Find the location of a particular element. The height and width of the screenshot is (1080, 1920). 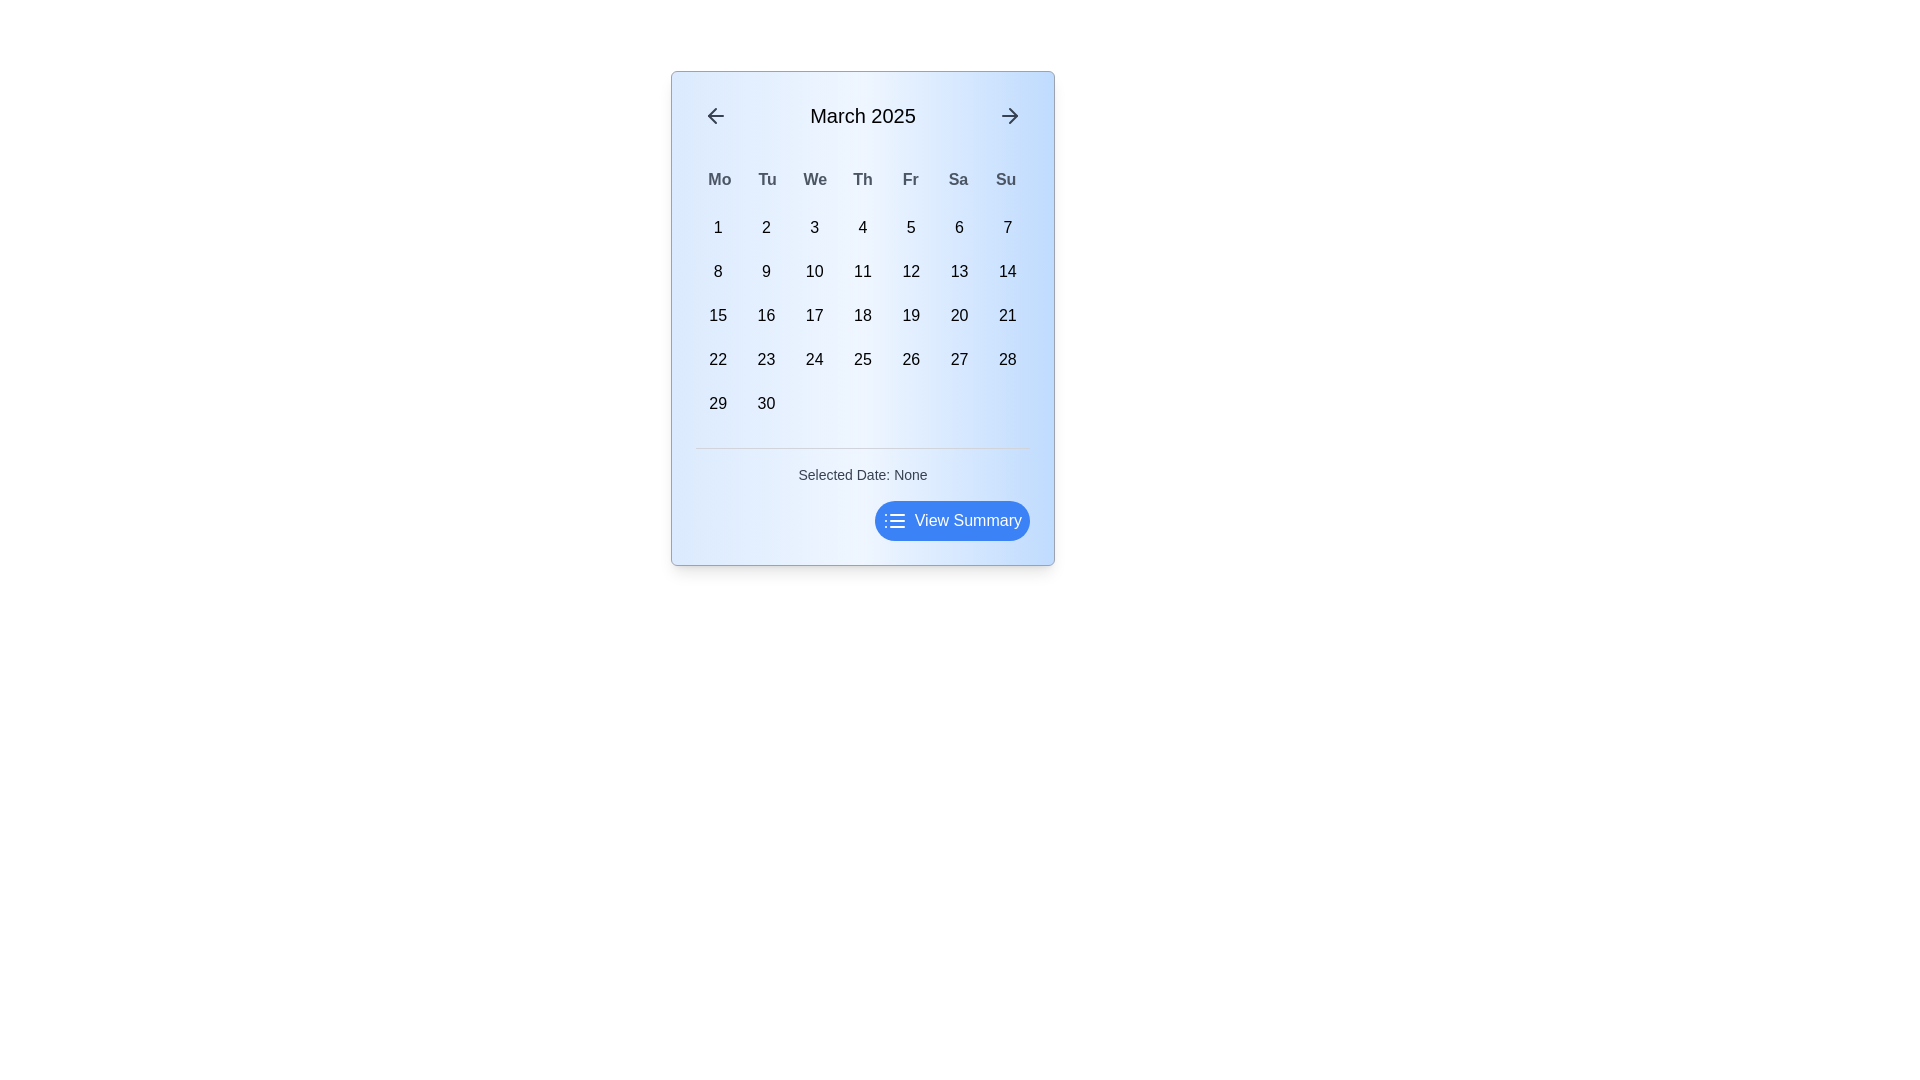

the displayed text 'March 2025' in the calendar interface, which is a bold and medium-sized text label positioned between two arrow icons is located at coordinates (863, 115).